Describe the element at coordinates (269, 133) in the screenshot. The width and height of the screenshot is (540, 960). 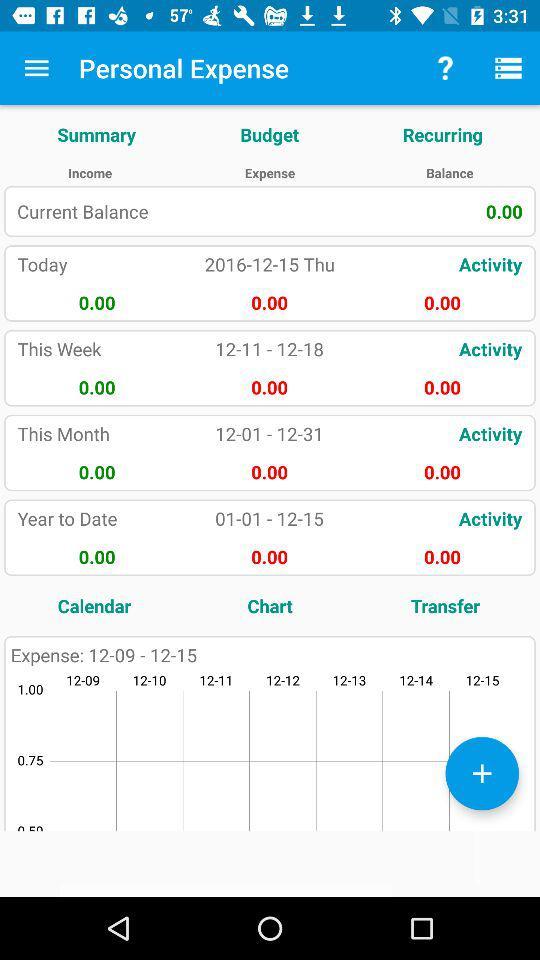
I see `app below personal expense app` at that location.